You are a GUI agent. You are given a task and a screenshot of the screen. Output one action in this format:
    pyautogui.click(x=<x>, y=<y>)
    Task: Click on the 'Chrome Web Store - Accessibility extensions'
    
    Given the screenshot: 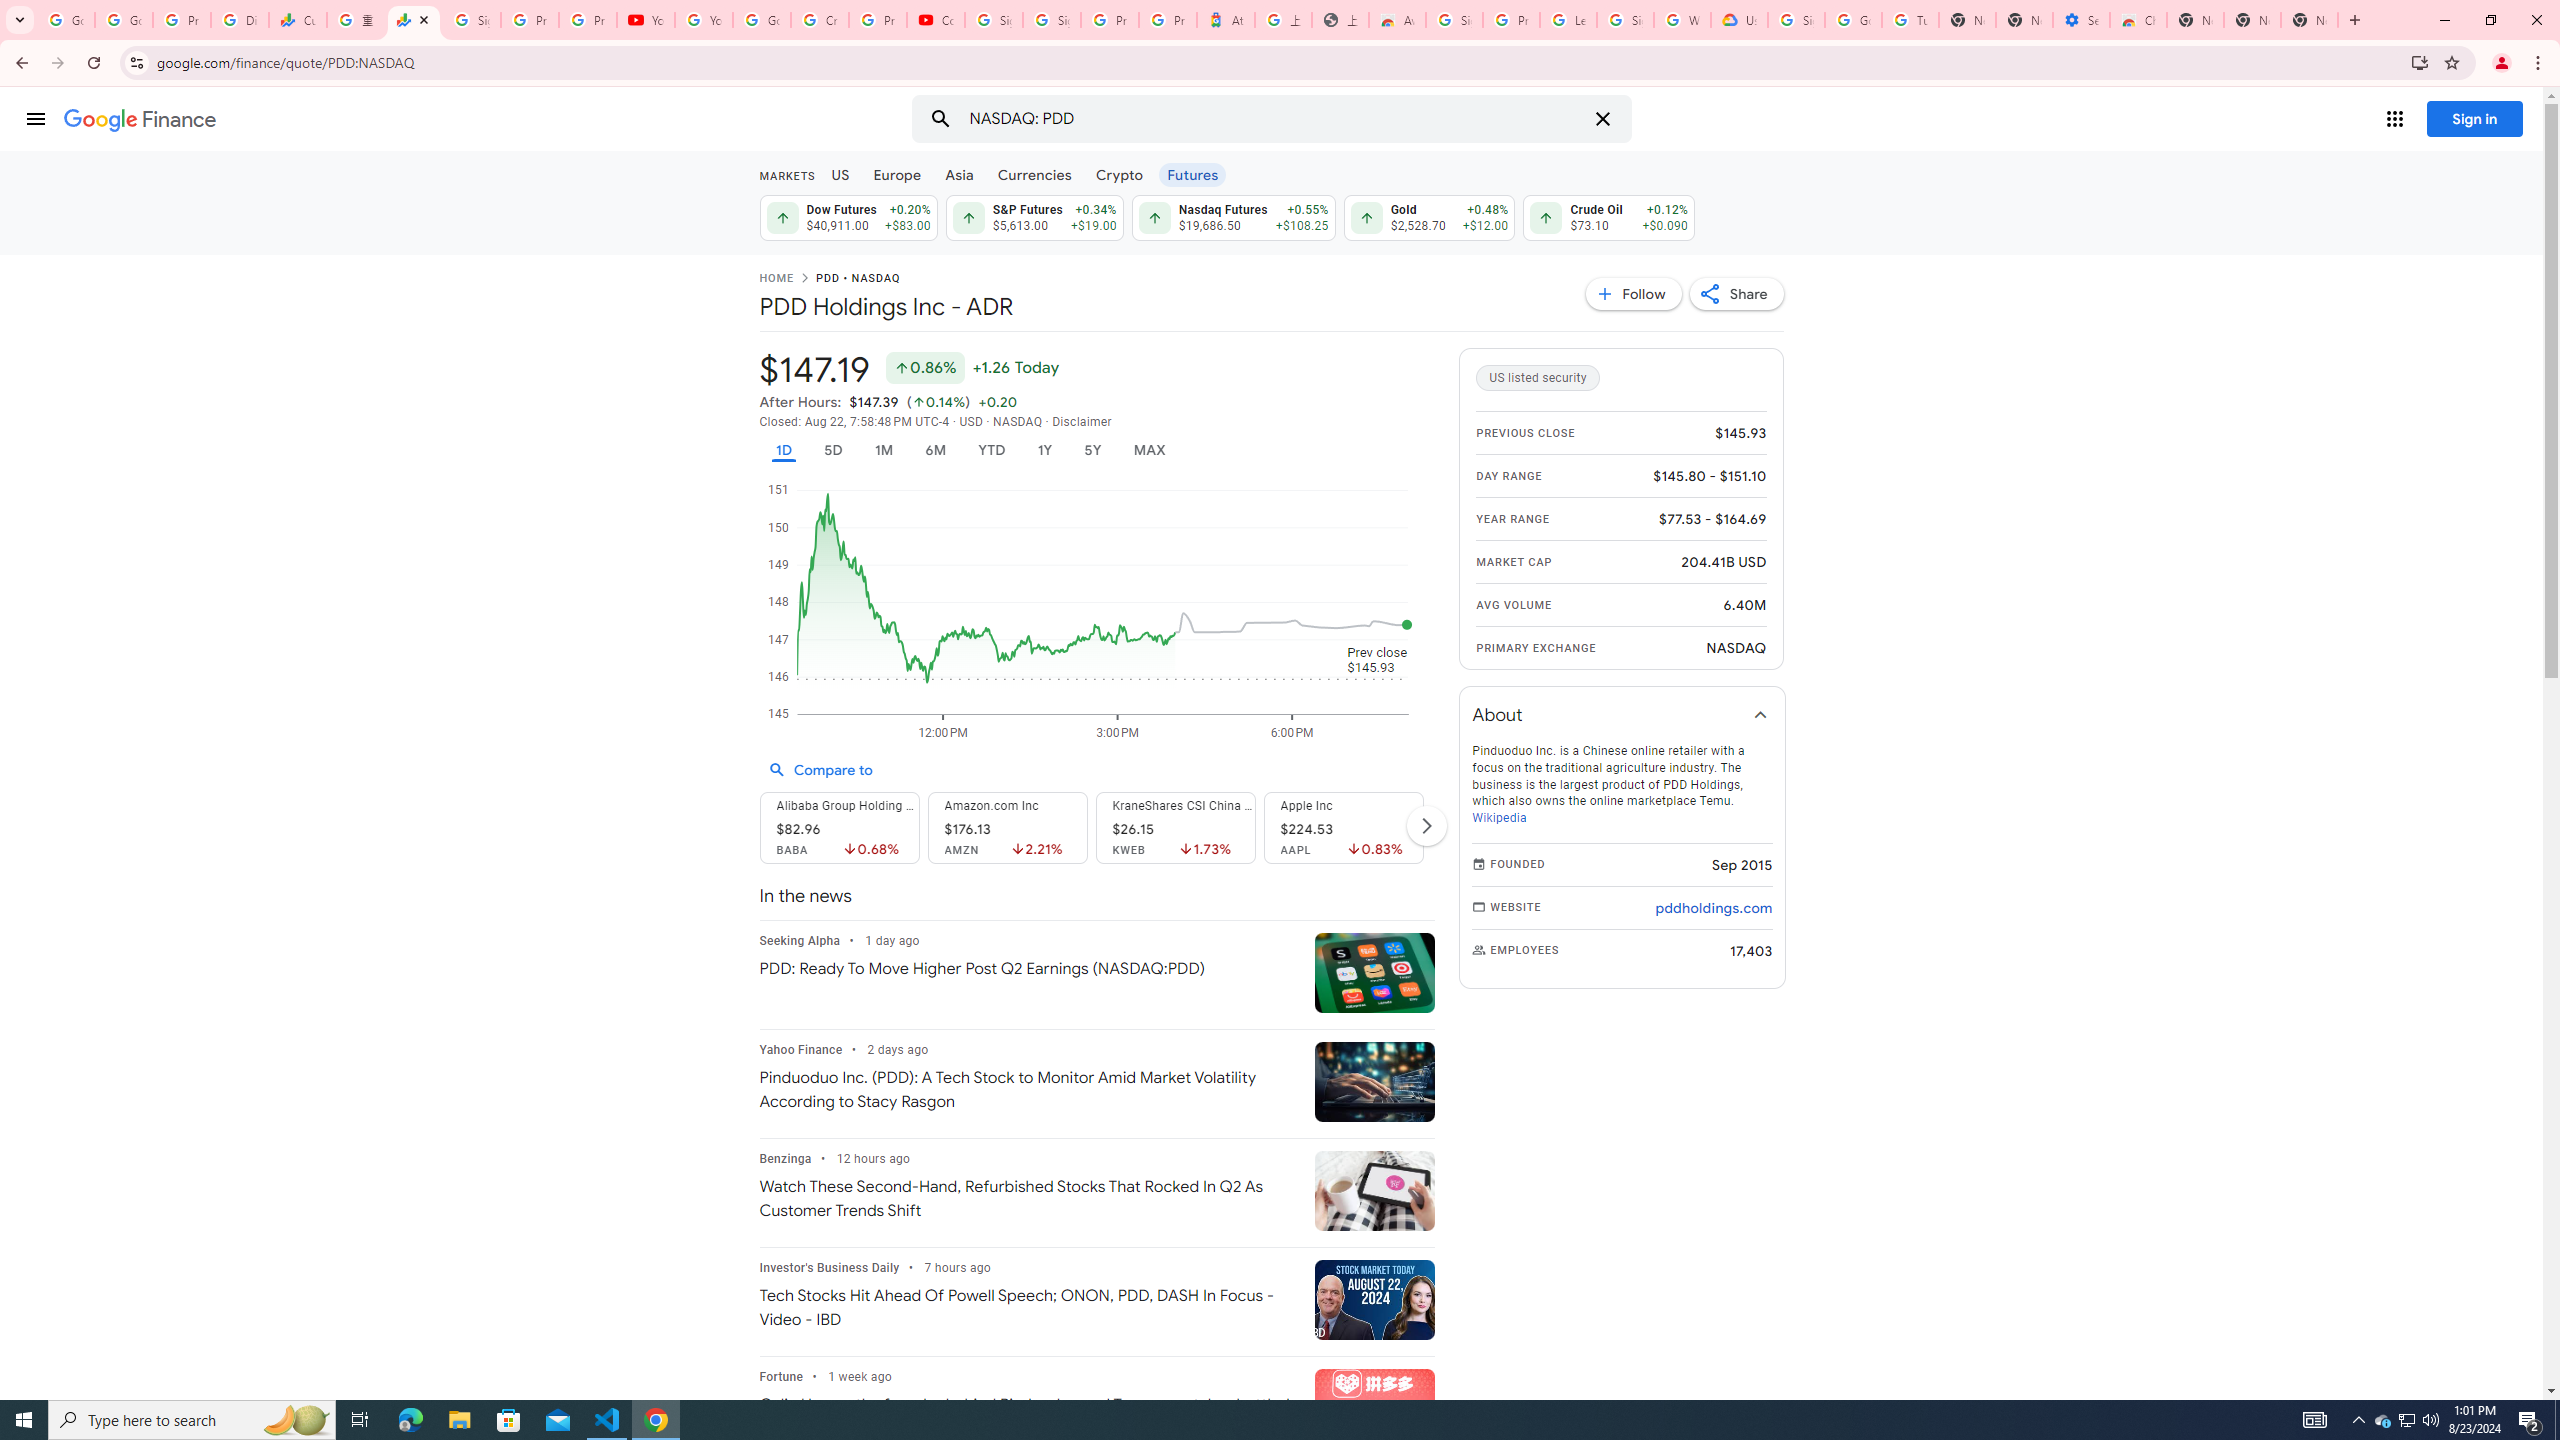 What is the action you would take?
    pyautogui.click(x=2137, y=19)
    